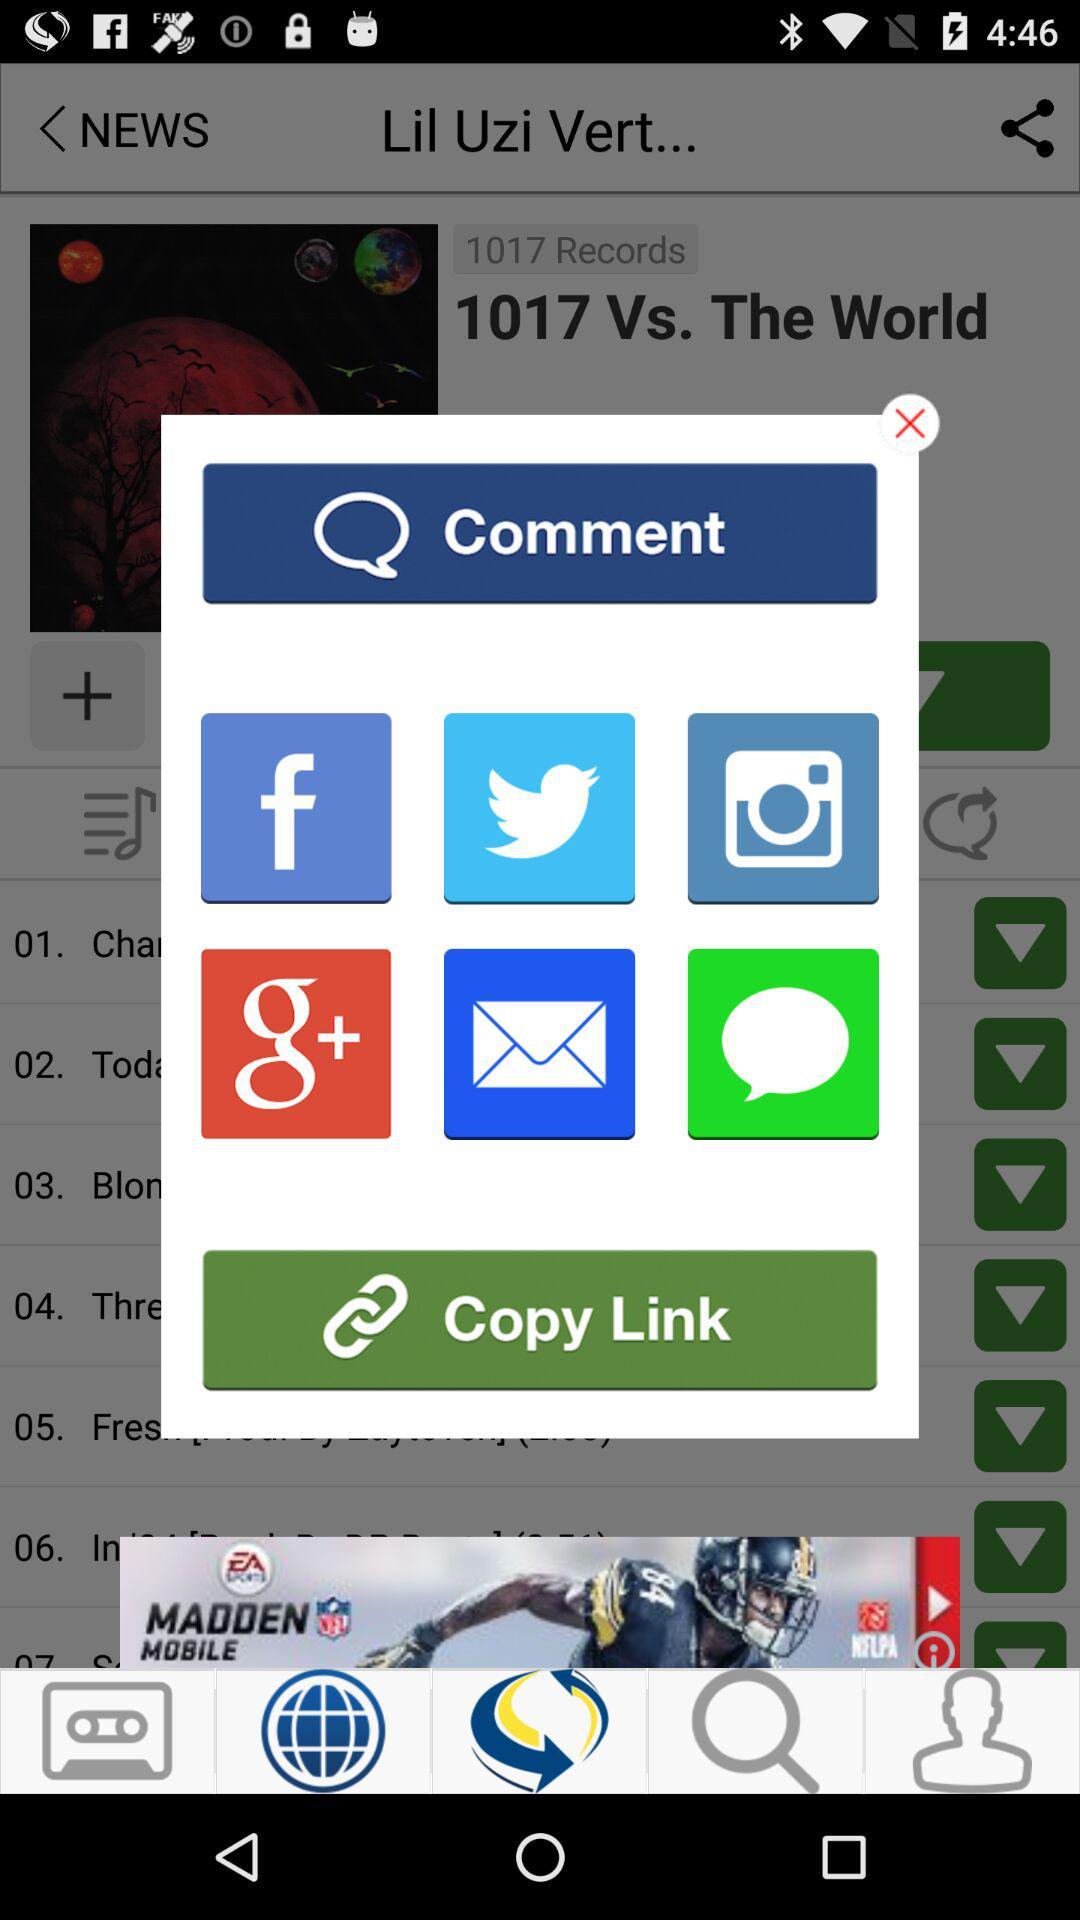  Describe the element at coordinates (538, 808) in the screenshot. I see `share on twitter` at that location.